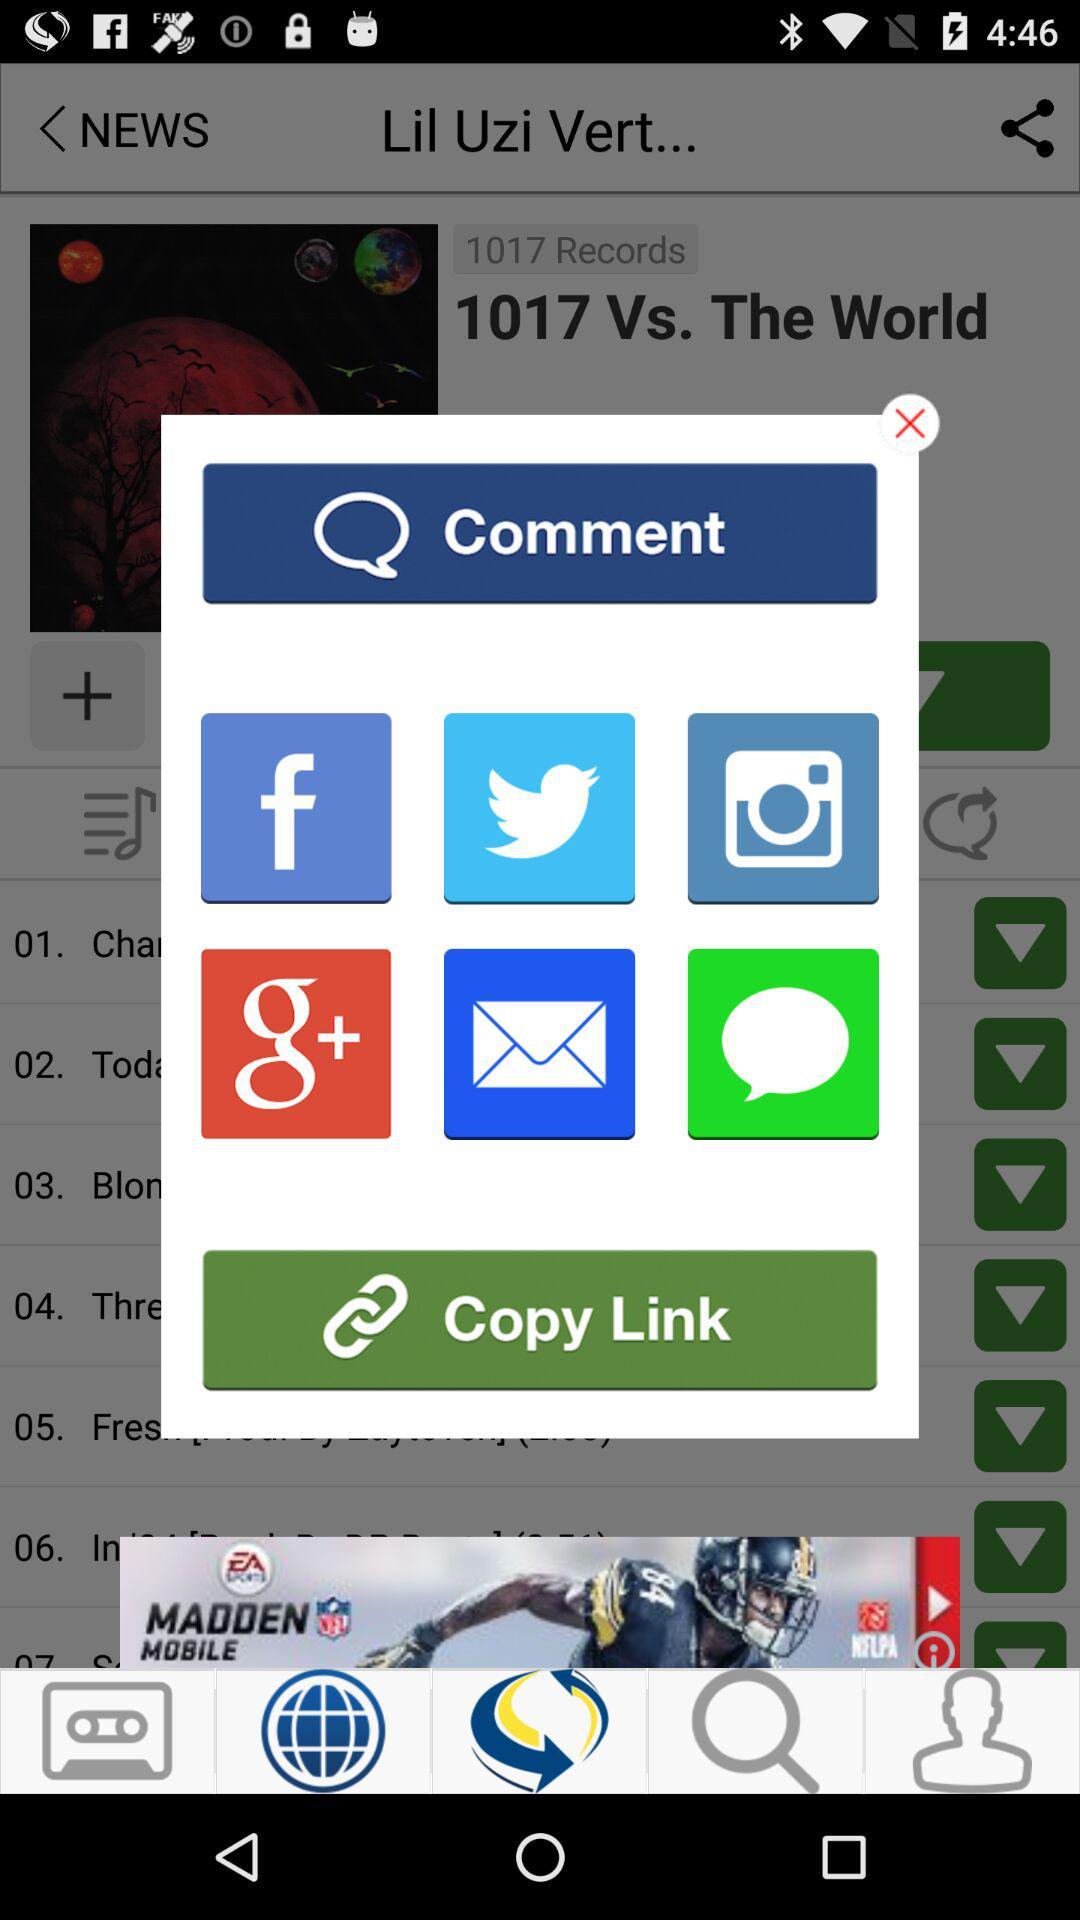  Describe the element at coordinates (538, 808) in the screenshot. I see `share on twitter` at that location.